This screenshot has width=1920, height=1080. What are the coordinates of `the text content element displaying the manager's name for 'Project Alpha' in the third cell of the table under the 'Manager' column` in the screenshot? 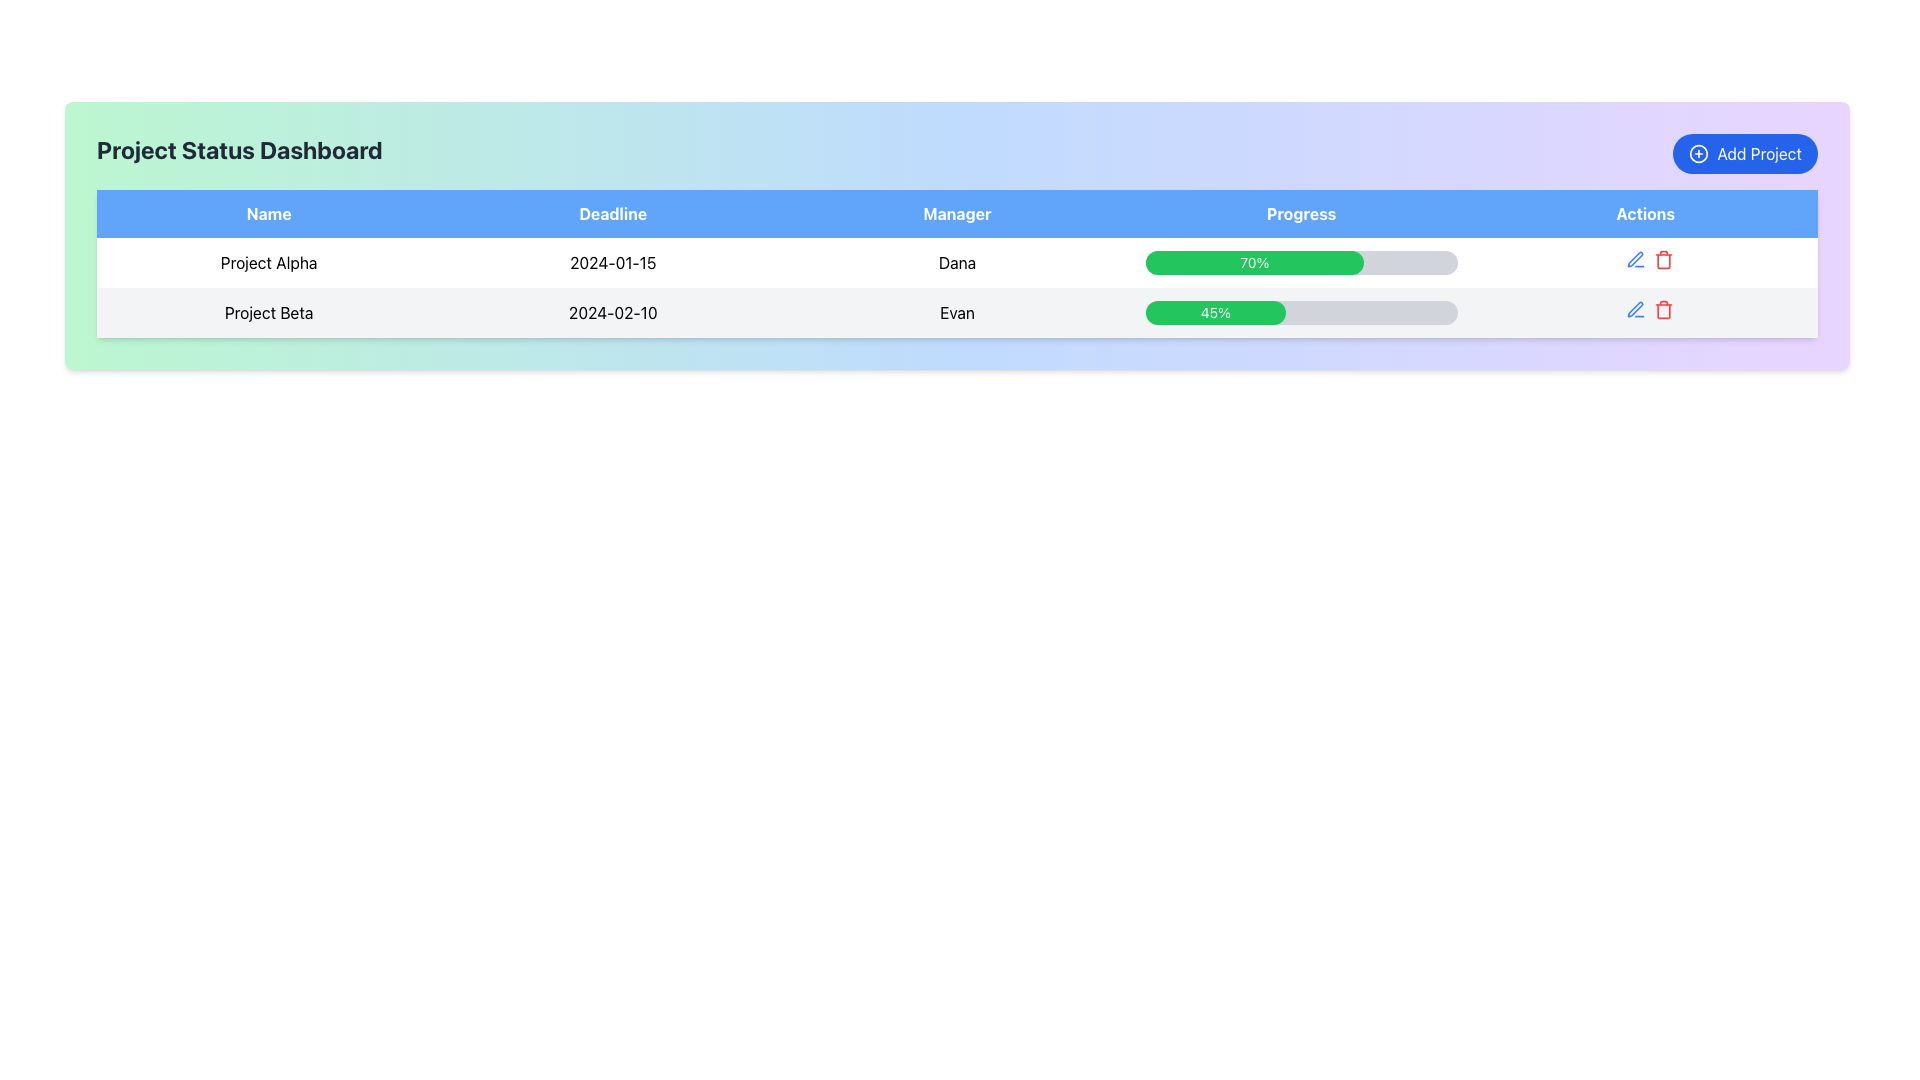 It's located at (956, 261).